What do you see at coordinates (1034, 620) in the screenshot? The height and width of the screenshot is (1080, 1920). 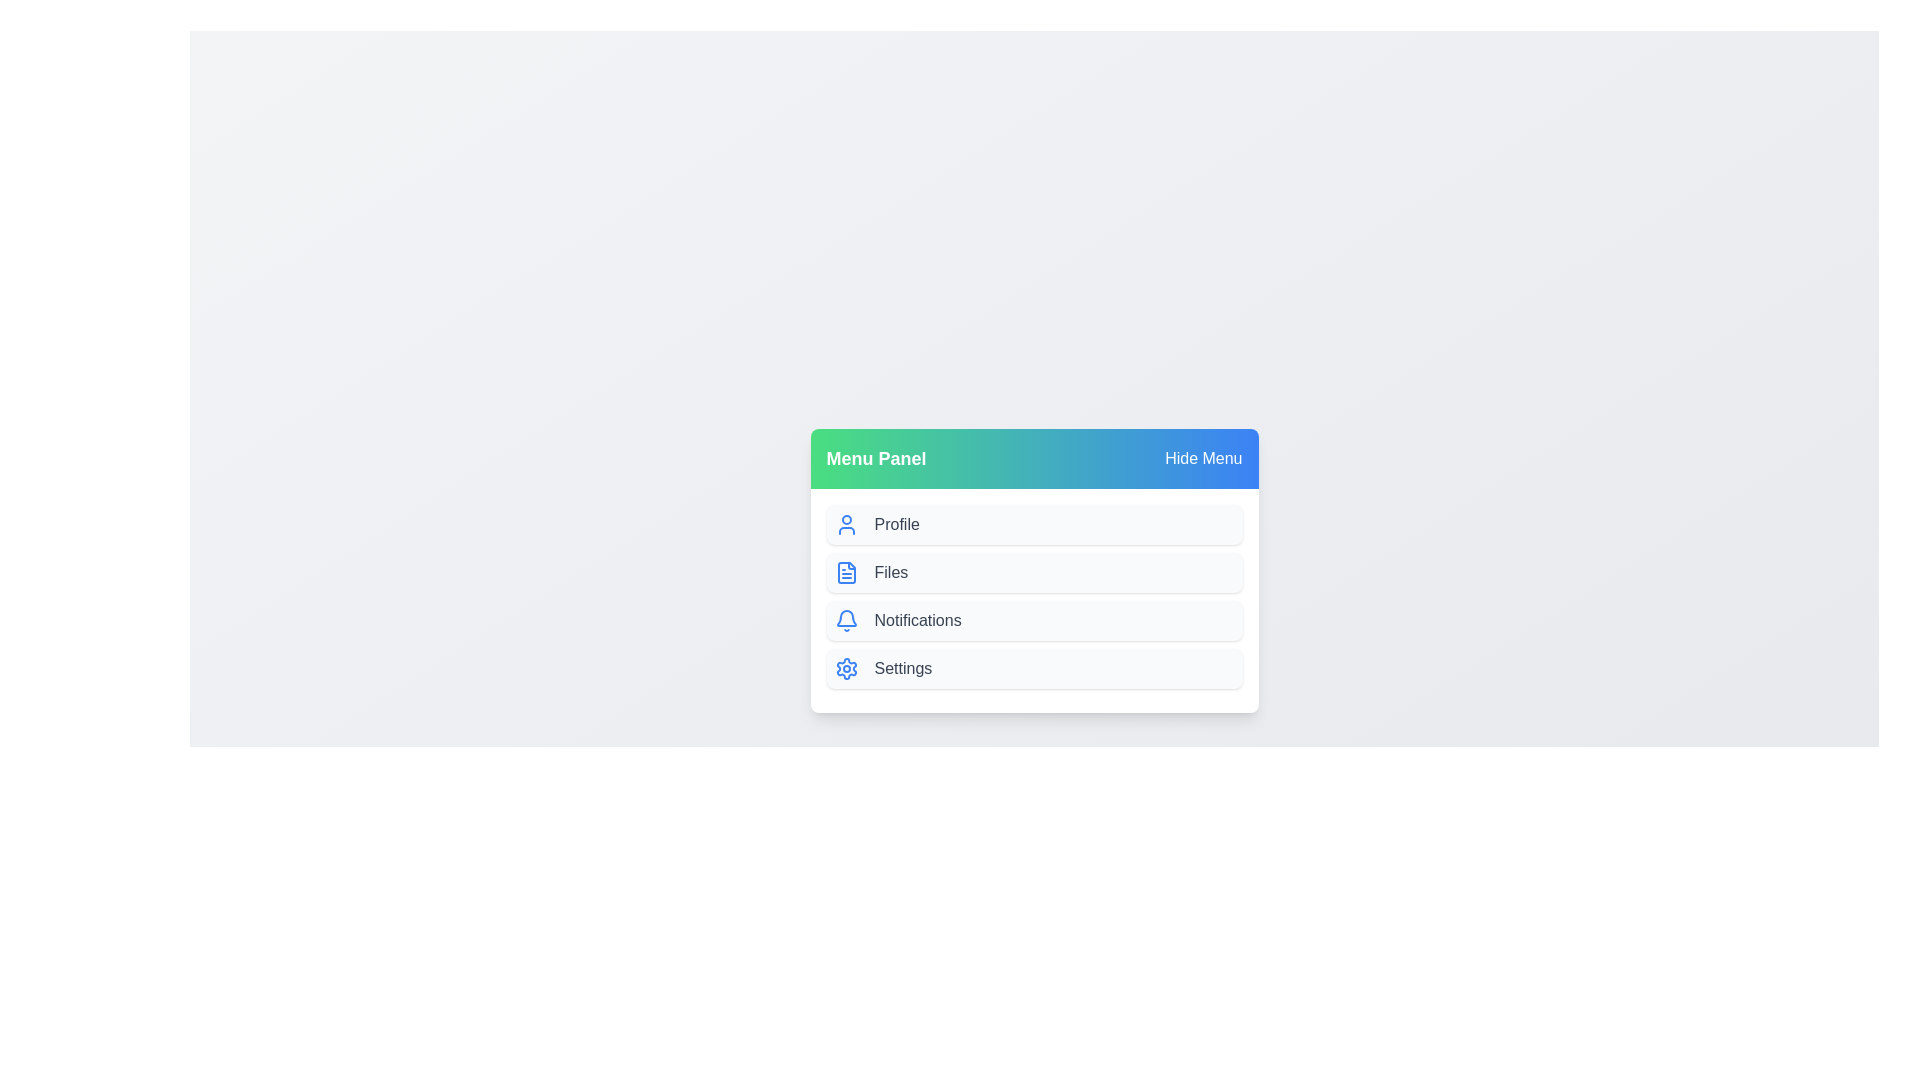 I see `the menu item Notifications` at bounding box center [1034, 620].